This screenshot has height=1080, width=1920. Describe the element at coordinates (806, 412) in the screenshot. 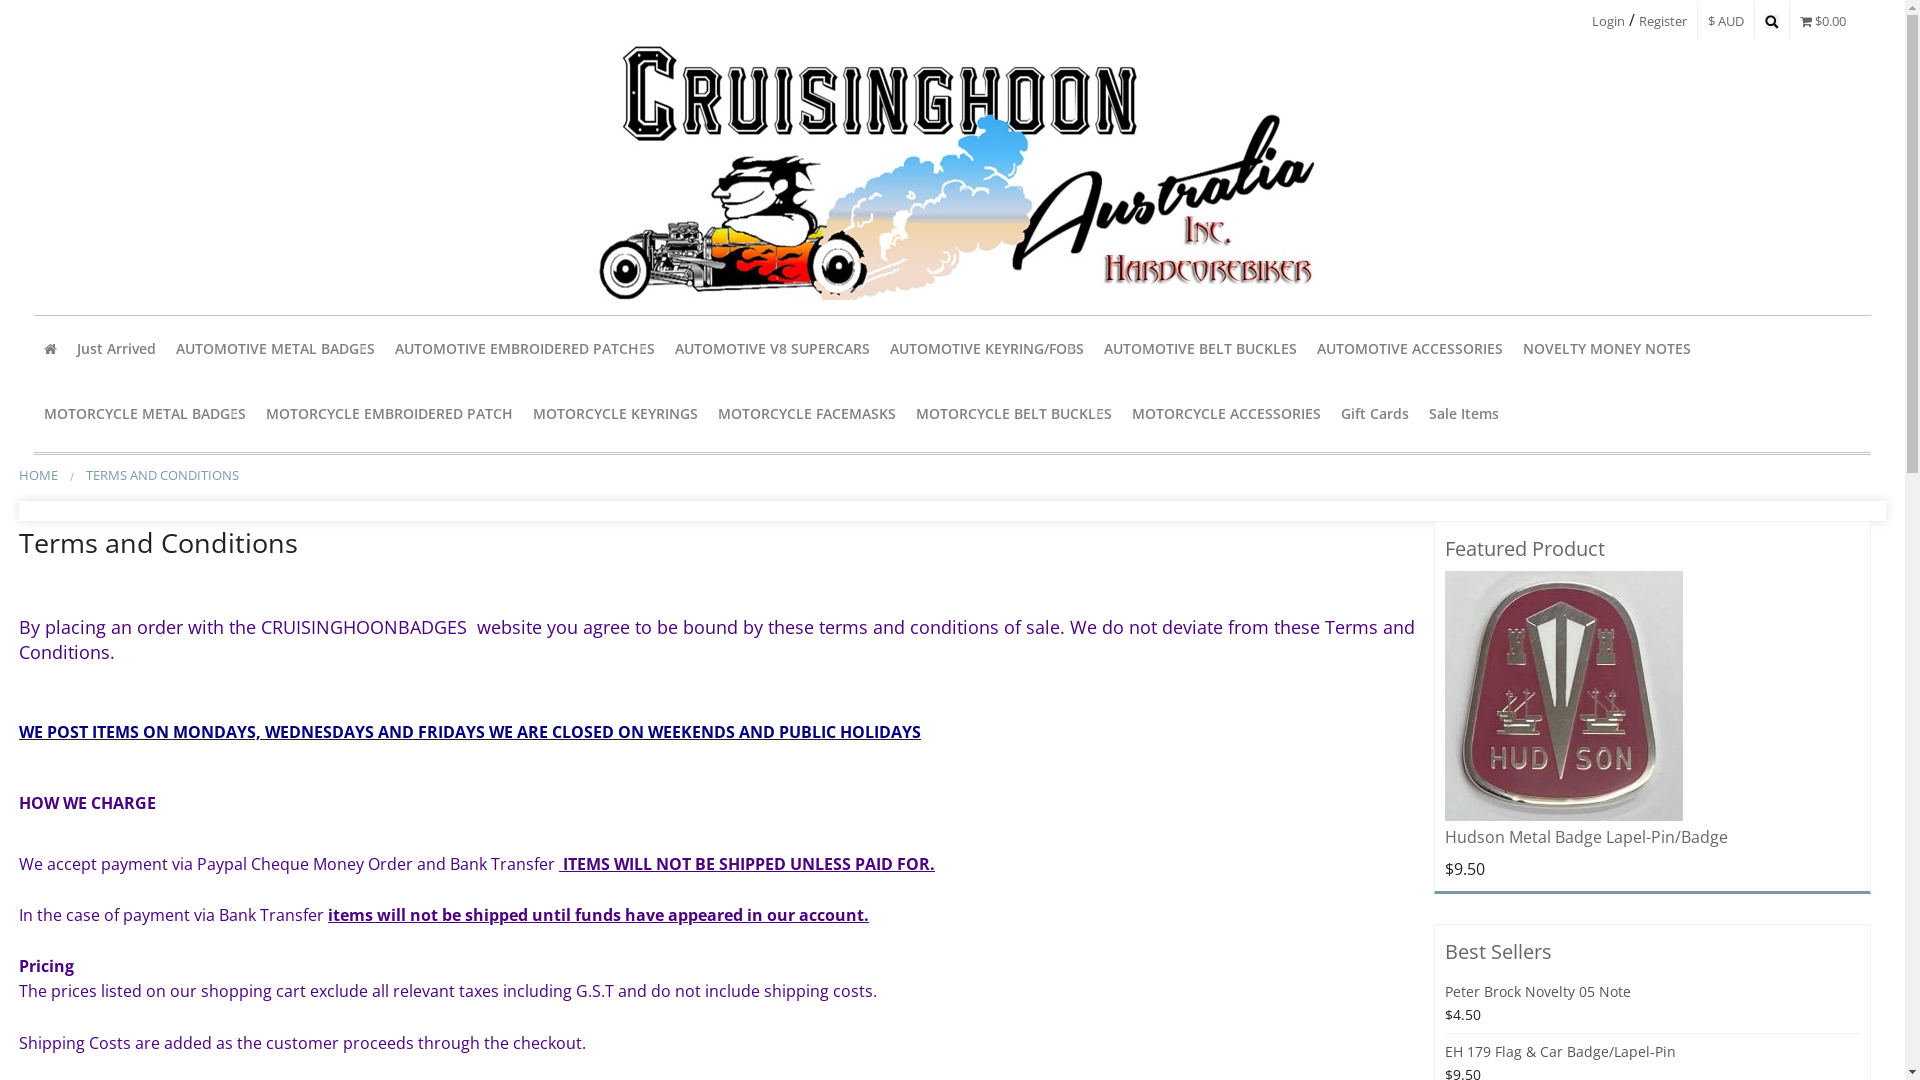

I see `'MOTORCYCLE FACEMASKS'` at that location.